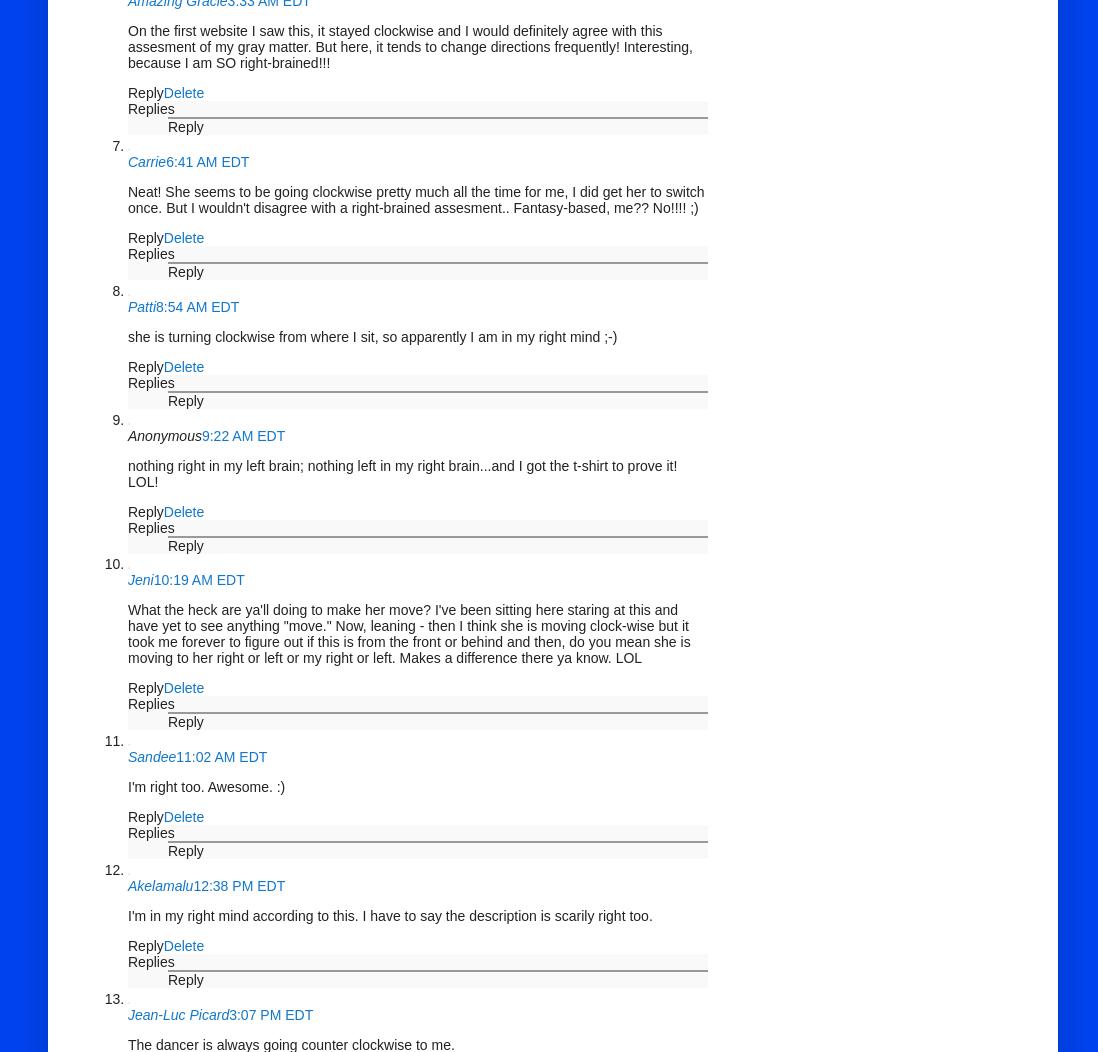 The height and width of the screenshot is (1052, 1098). What do you see at coordinates (269, 1013) in the screenshot?
I see `'3:07 PM EDT'` at bounding box center [269, 1013].